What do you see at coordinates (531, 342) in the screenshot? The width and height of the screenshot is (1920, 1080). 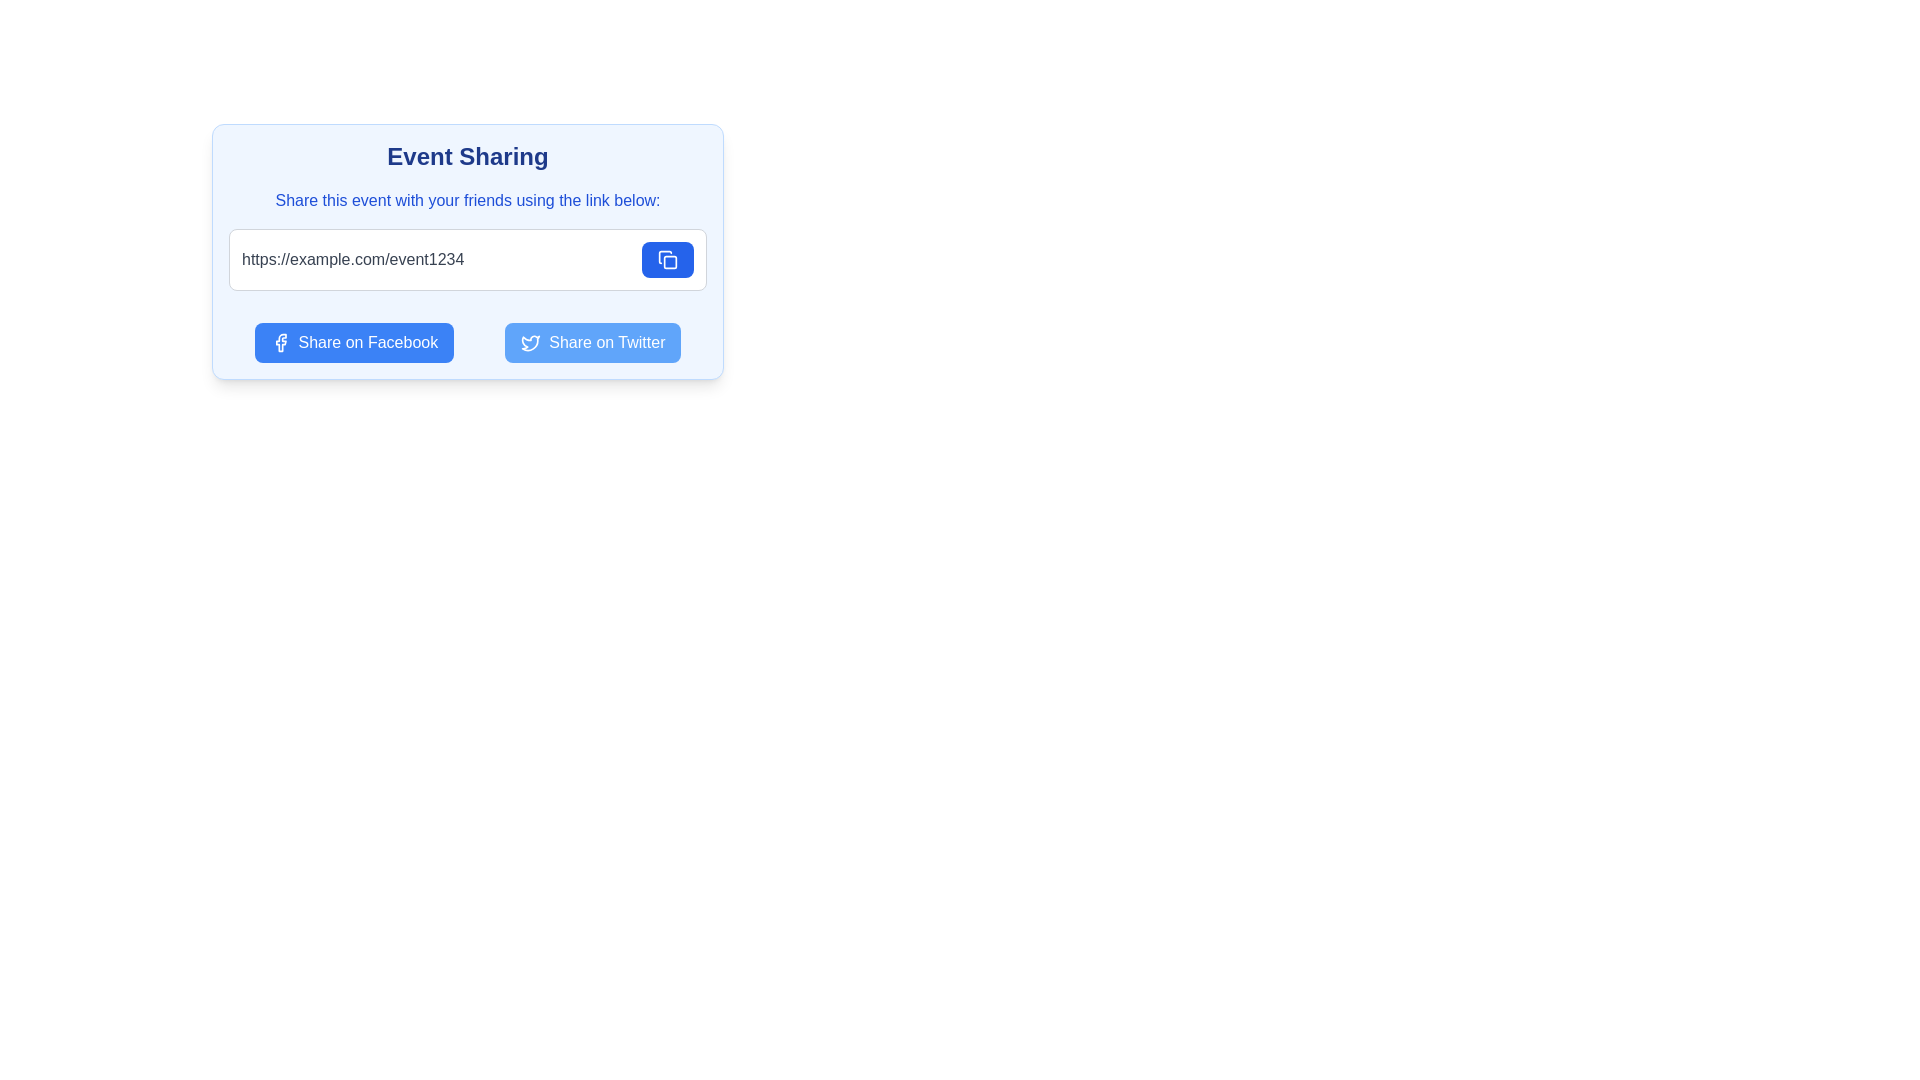 I see `the Twitter sharing icon, which is a white bird on a blue circular background, located within the 'Share on Twitter' button at the bottom-right section of the sharing interface` at bounding box center [531, 342].